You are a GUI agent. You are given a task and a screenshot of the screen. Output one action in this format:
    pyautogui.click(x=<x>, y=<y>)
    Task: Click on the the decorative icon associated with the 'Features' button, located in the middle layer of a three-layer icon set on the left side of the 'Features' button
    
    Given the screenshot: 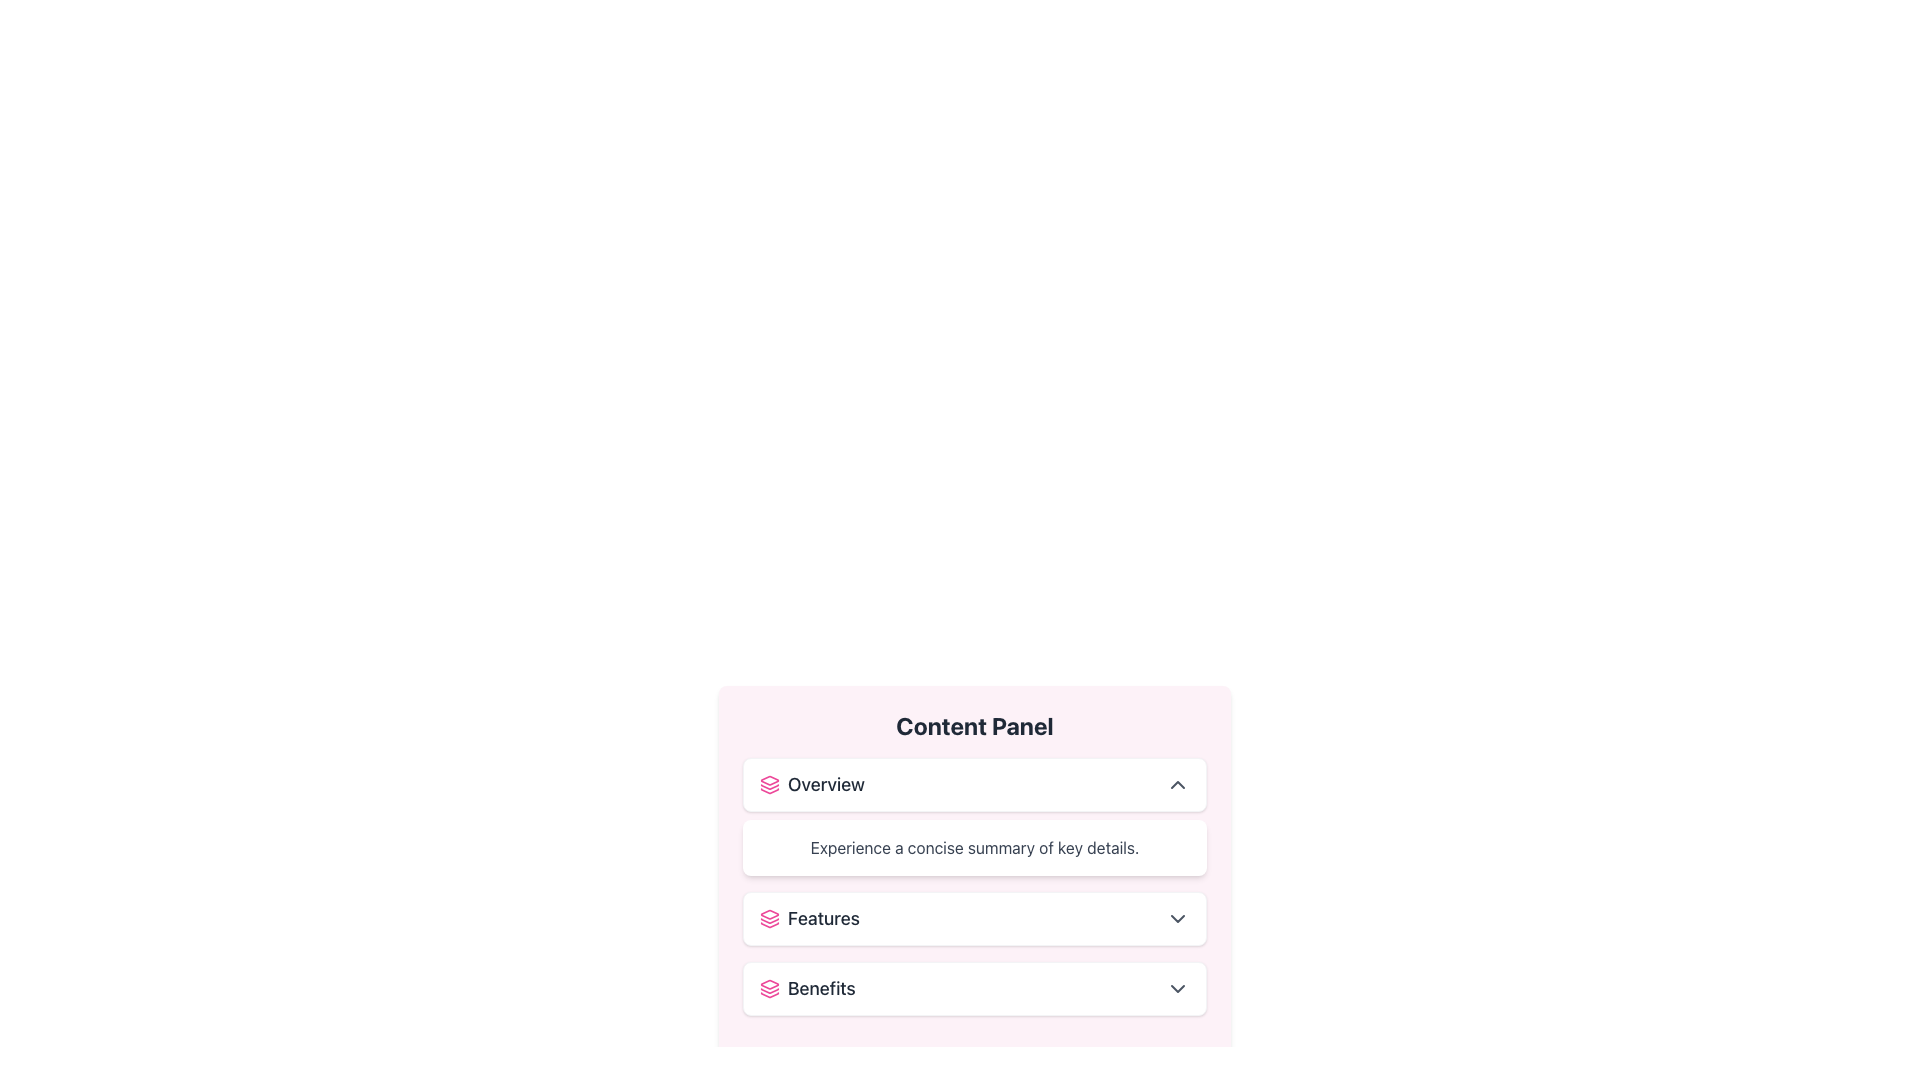 What is the action you would take?
    pyautogui.click(x=768, y=921)
    